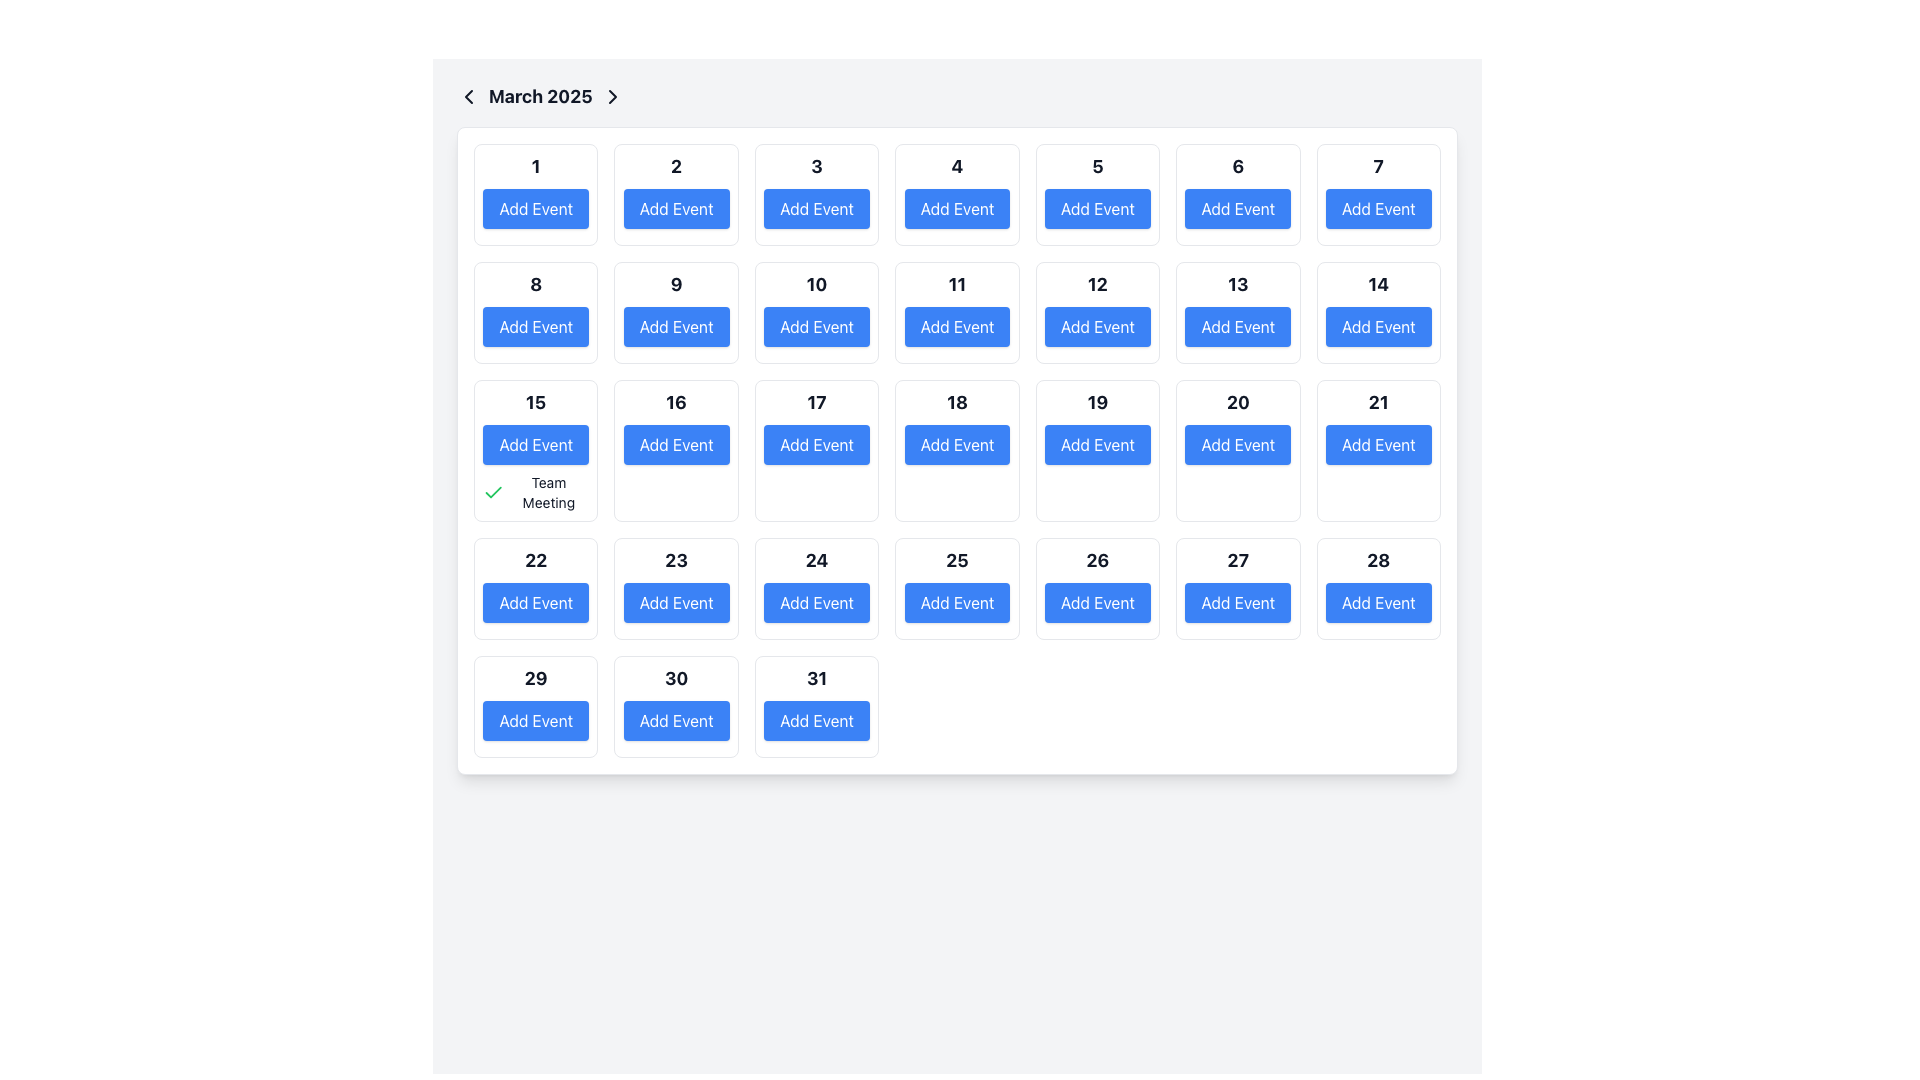 The width and height of the screenshot is (1920, 1080). What do you see at coordinates (817, 443) in the screenshot?
I see `the button labeled '17' to initiate an event addition, located in the second row and third column of the calendar grid` at bounding box center [817, 443].